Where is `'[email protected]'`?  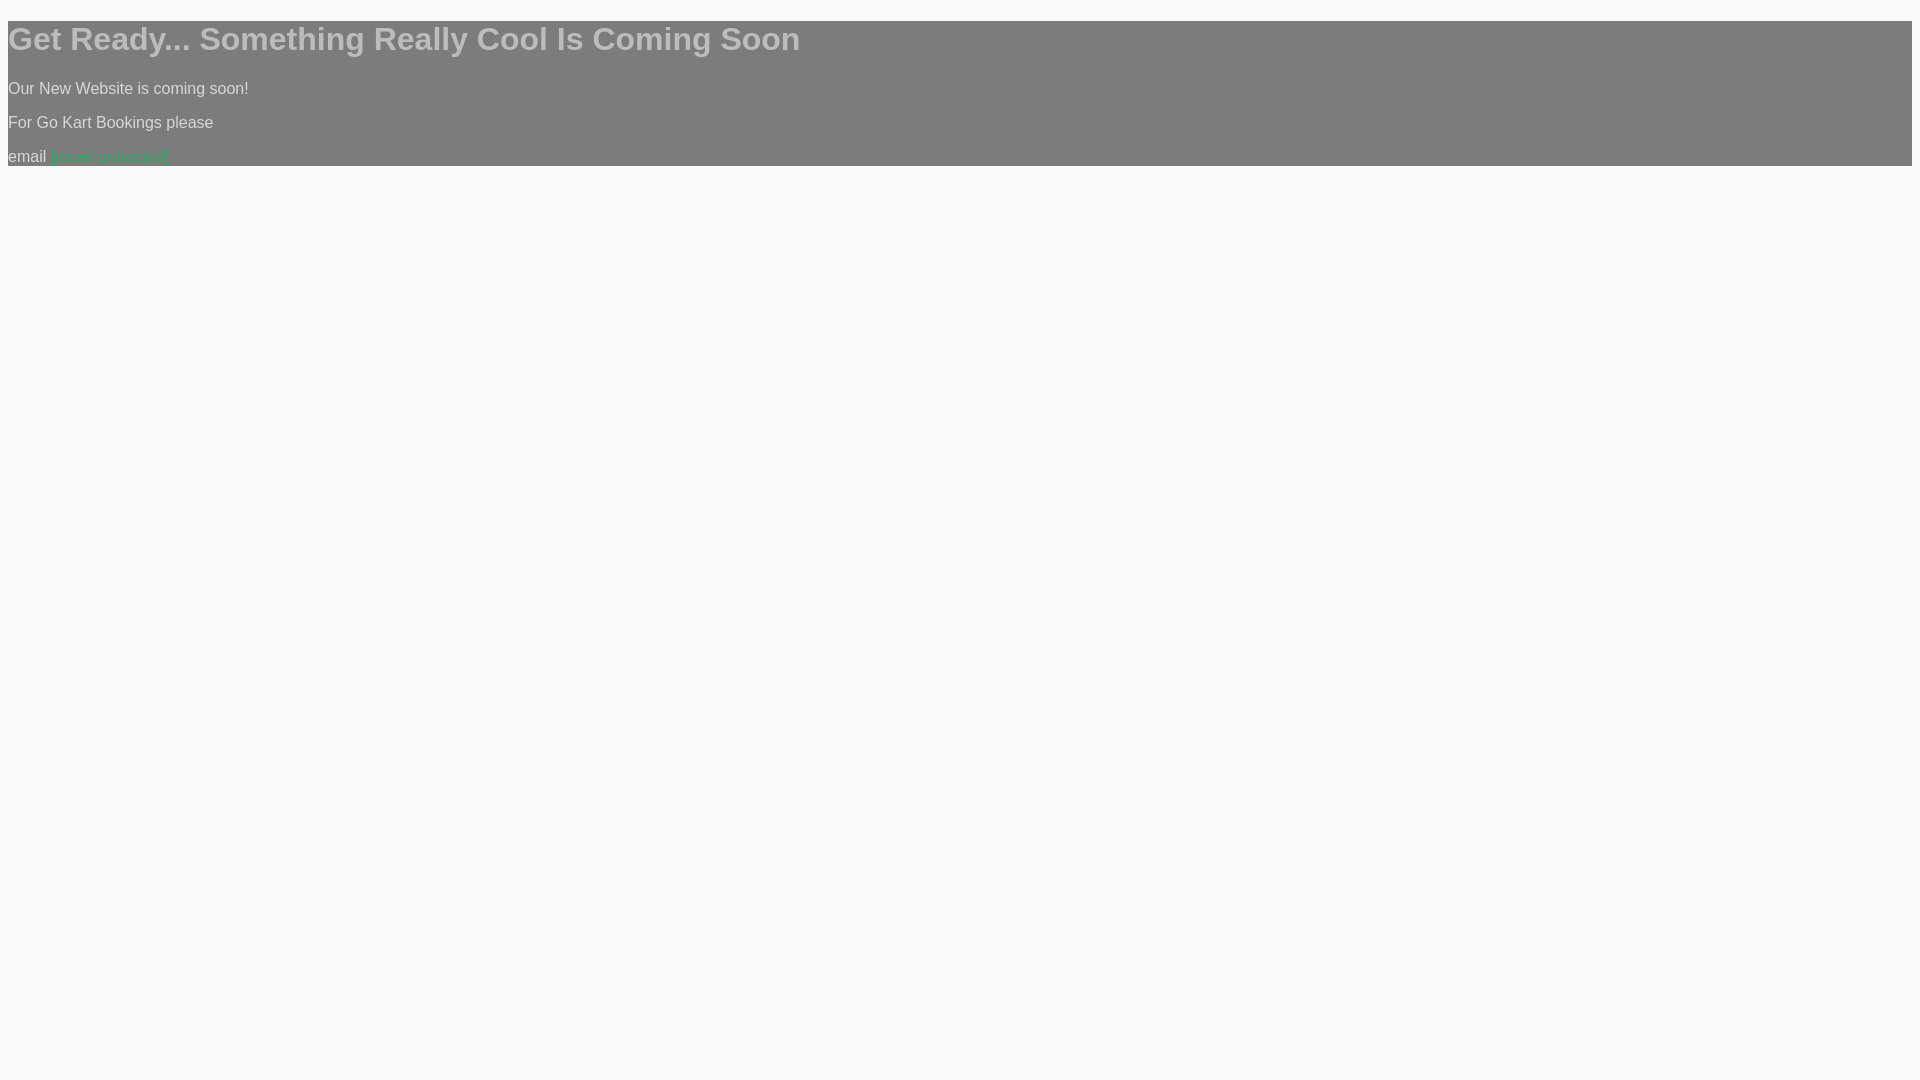 '[email protected]' is located at coordinates (51, 155).